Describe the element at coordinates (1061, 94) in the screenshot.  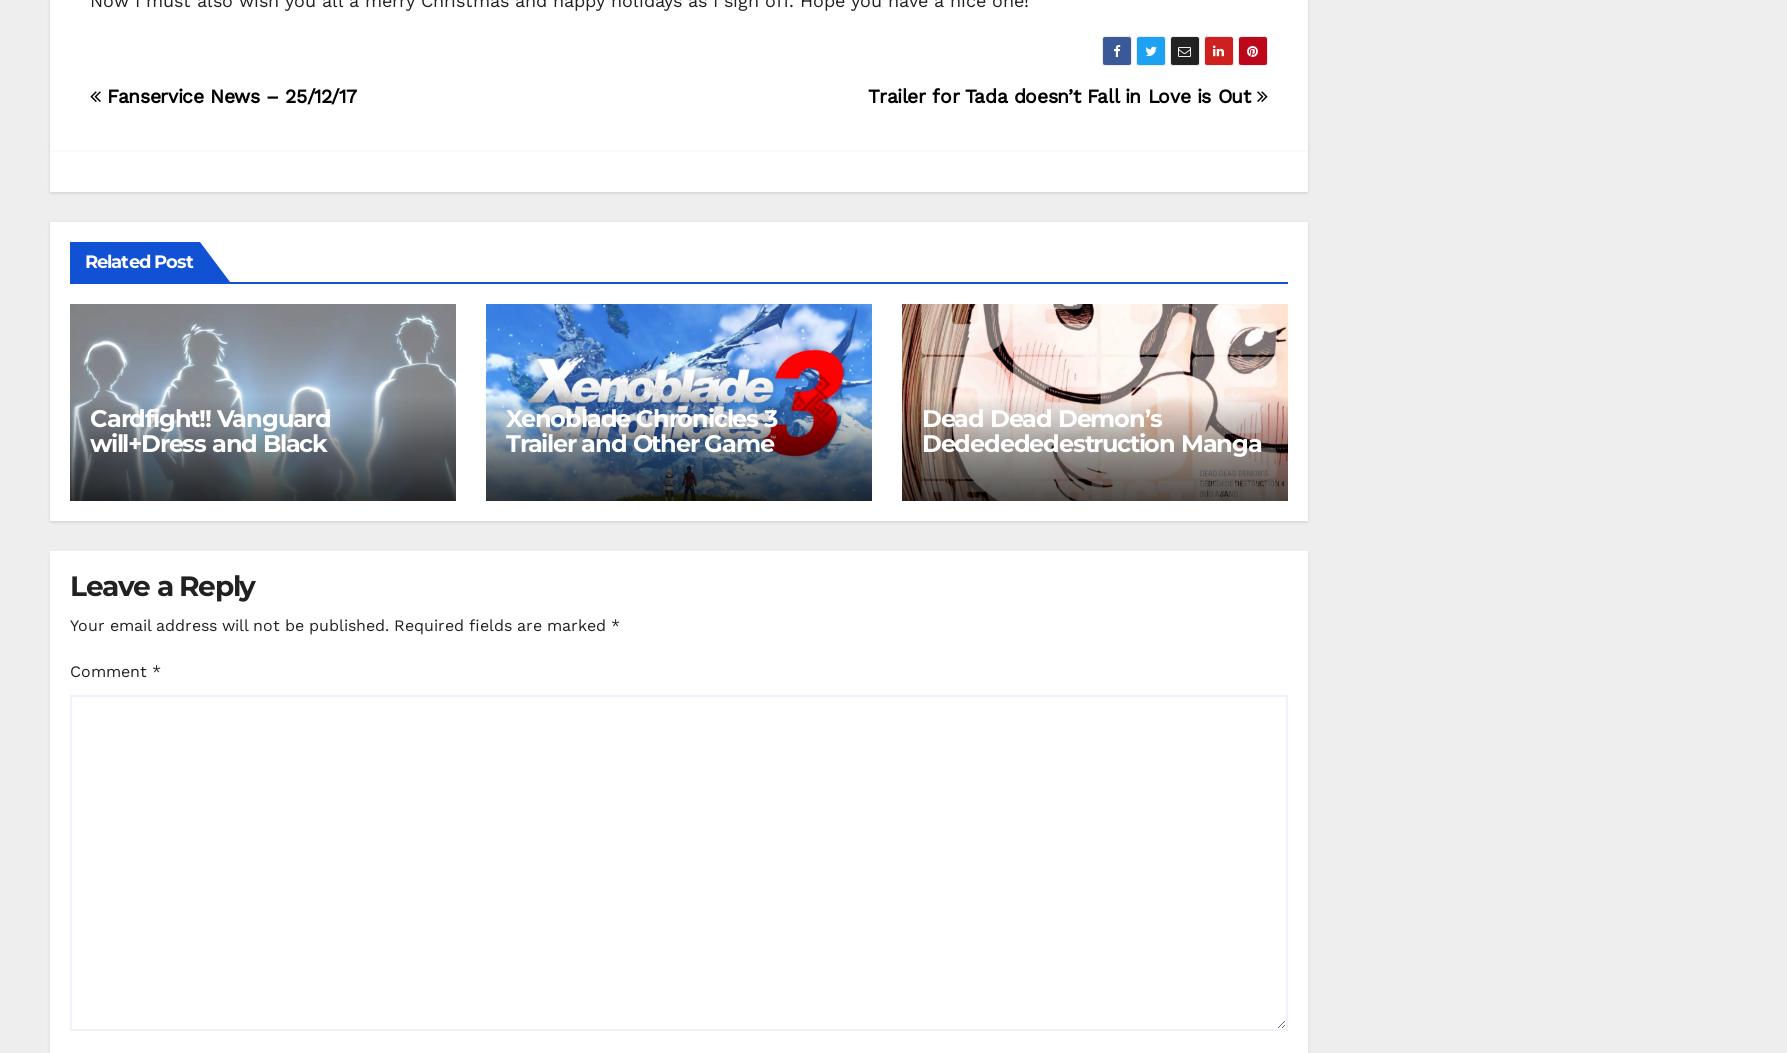
I see `'Trailer for Tada doesn’t Fall in Love is Out'` at that location.